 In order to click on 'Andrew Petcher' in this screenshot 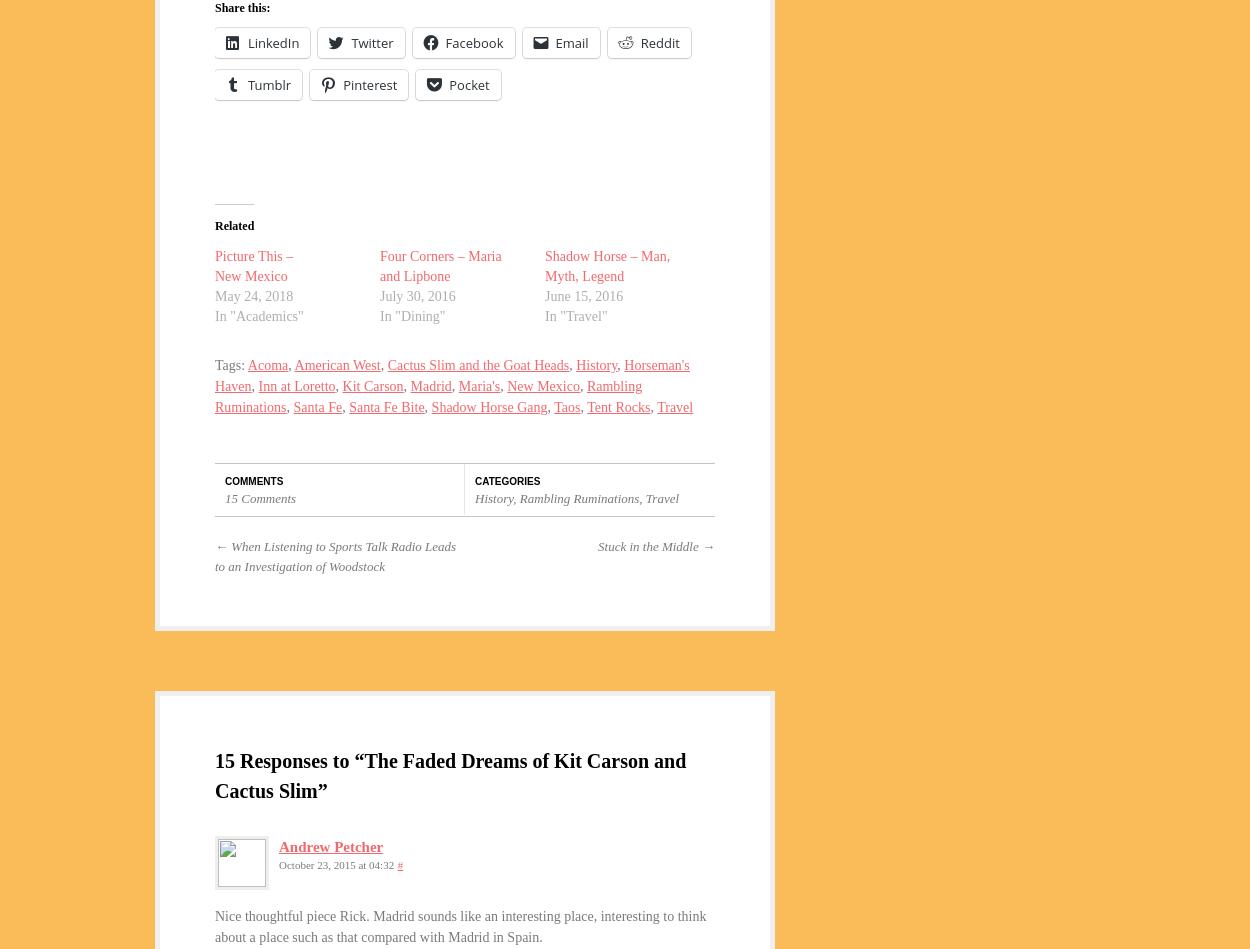, I will do `click(330, 845)`.